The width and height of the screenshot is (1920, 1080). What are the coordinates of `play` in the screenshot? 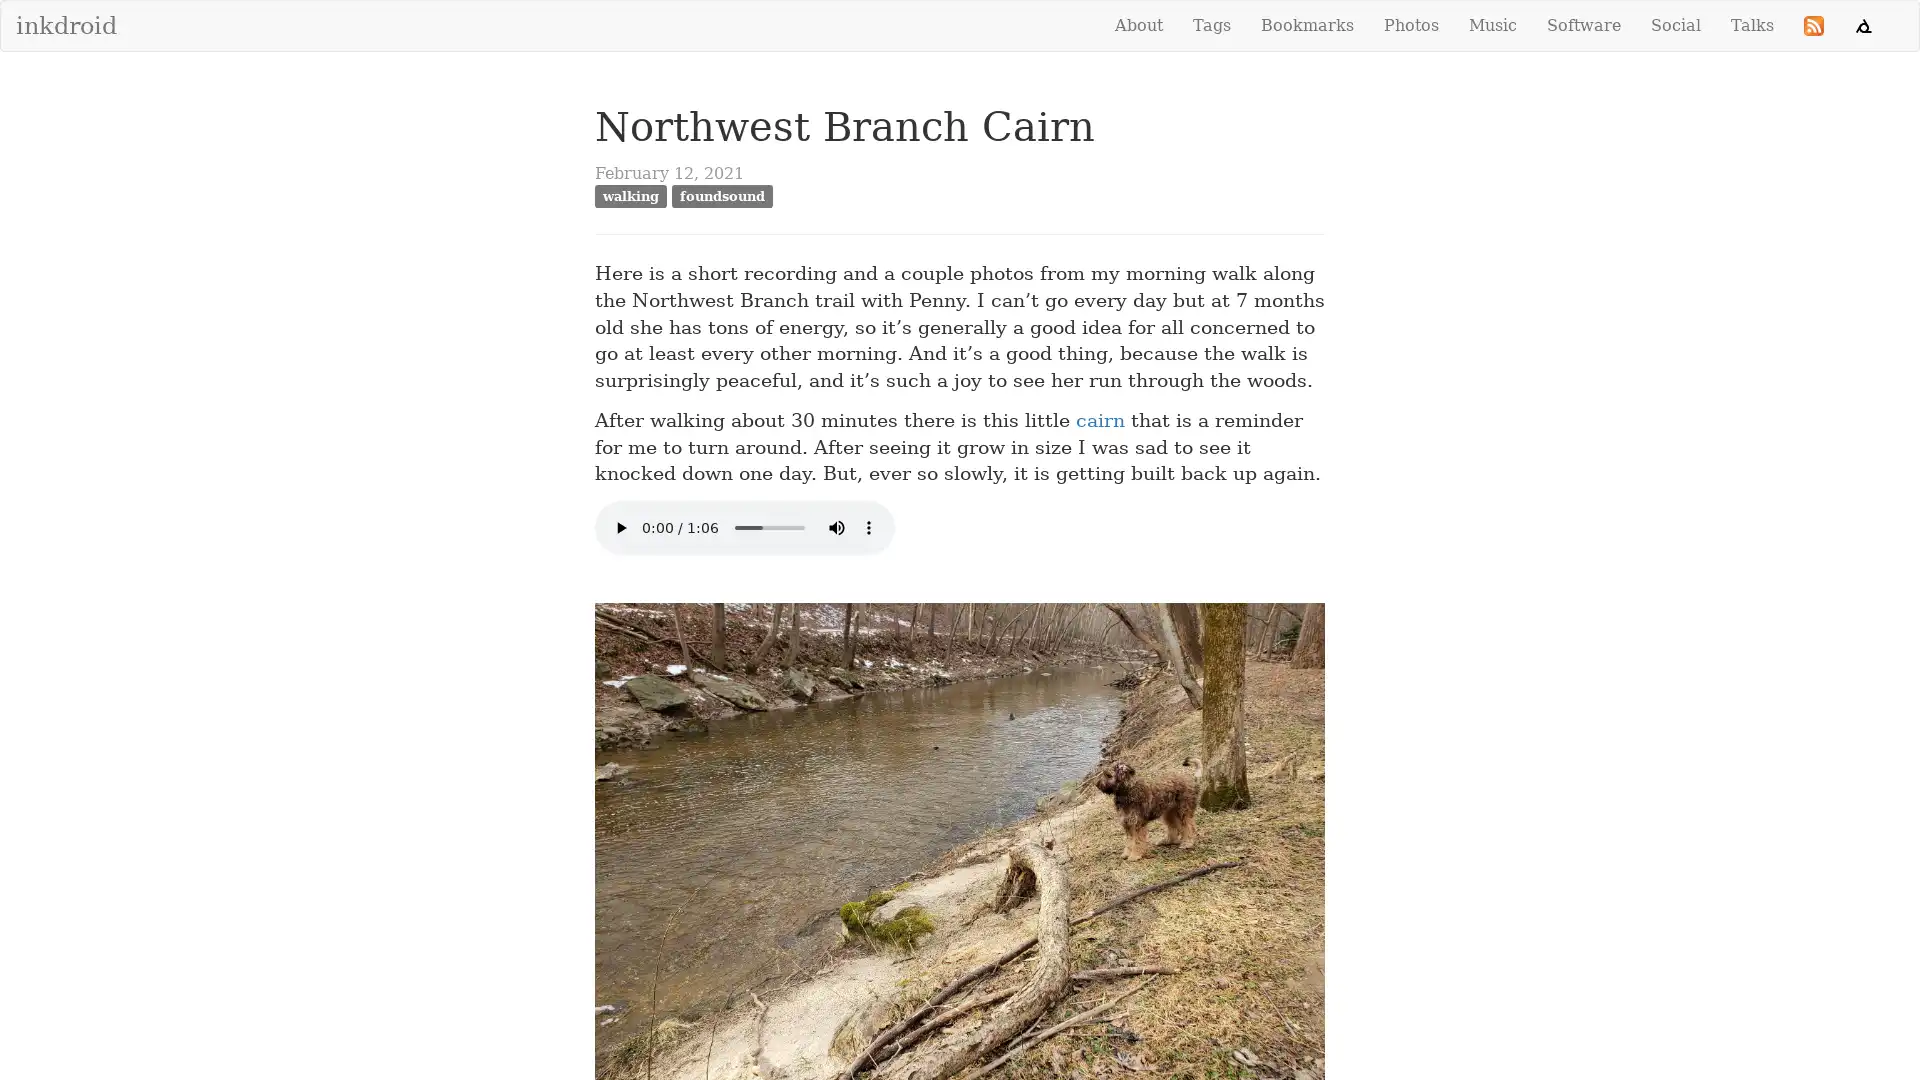 It's located at (619, 527).